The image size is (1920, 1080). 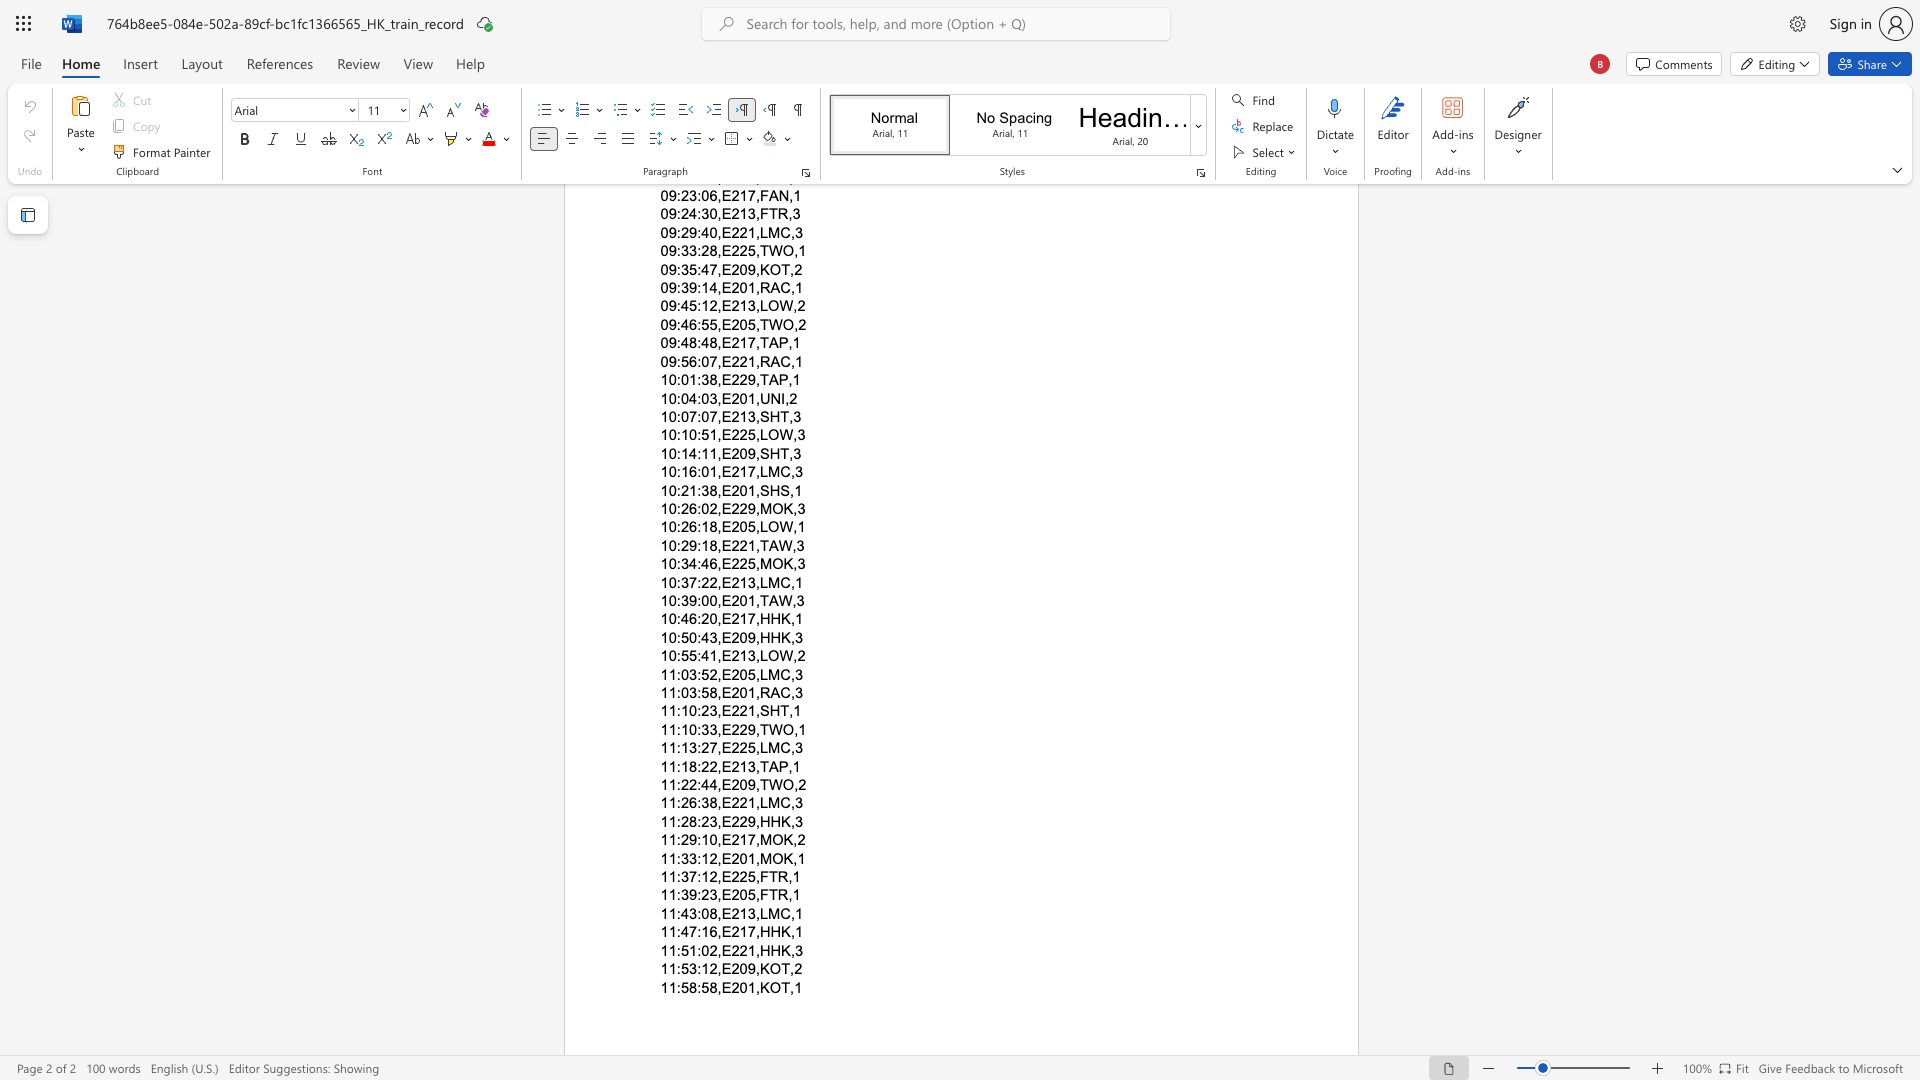 I want to click on the space between the continuous character "R" and "," in the text, so click(x=785, y=876).